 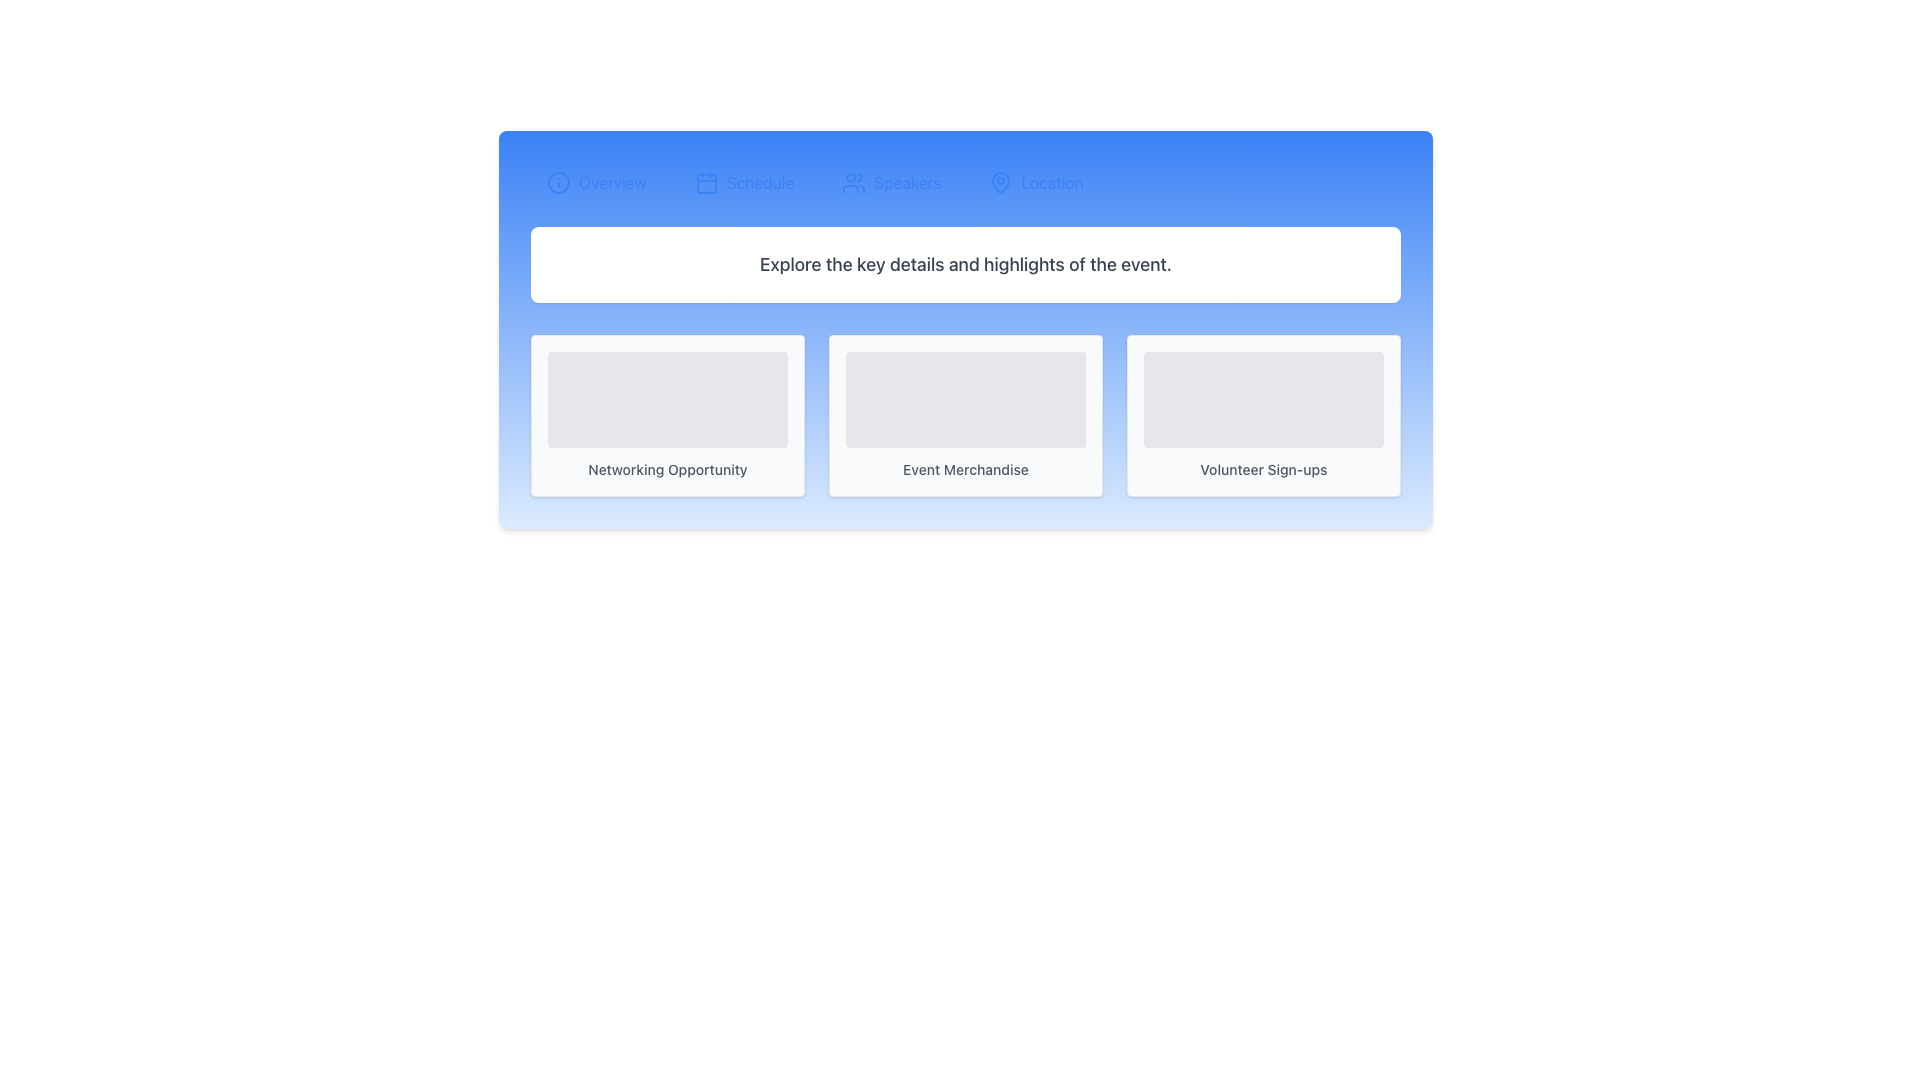 I want to click on the 'Overview' navigation tab button located at the top-left of the horizontal navigation bar, so click(x=595, y=182).